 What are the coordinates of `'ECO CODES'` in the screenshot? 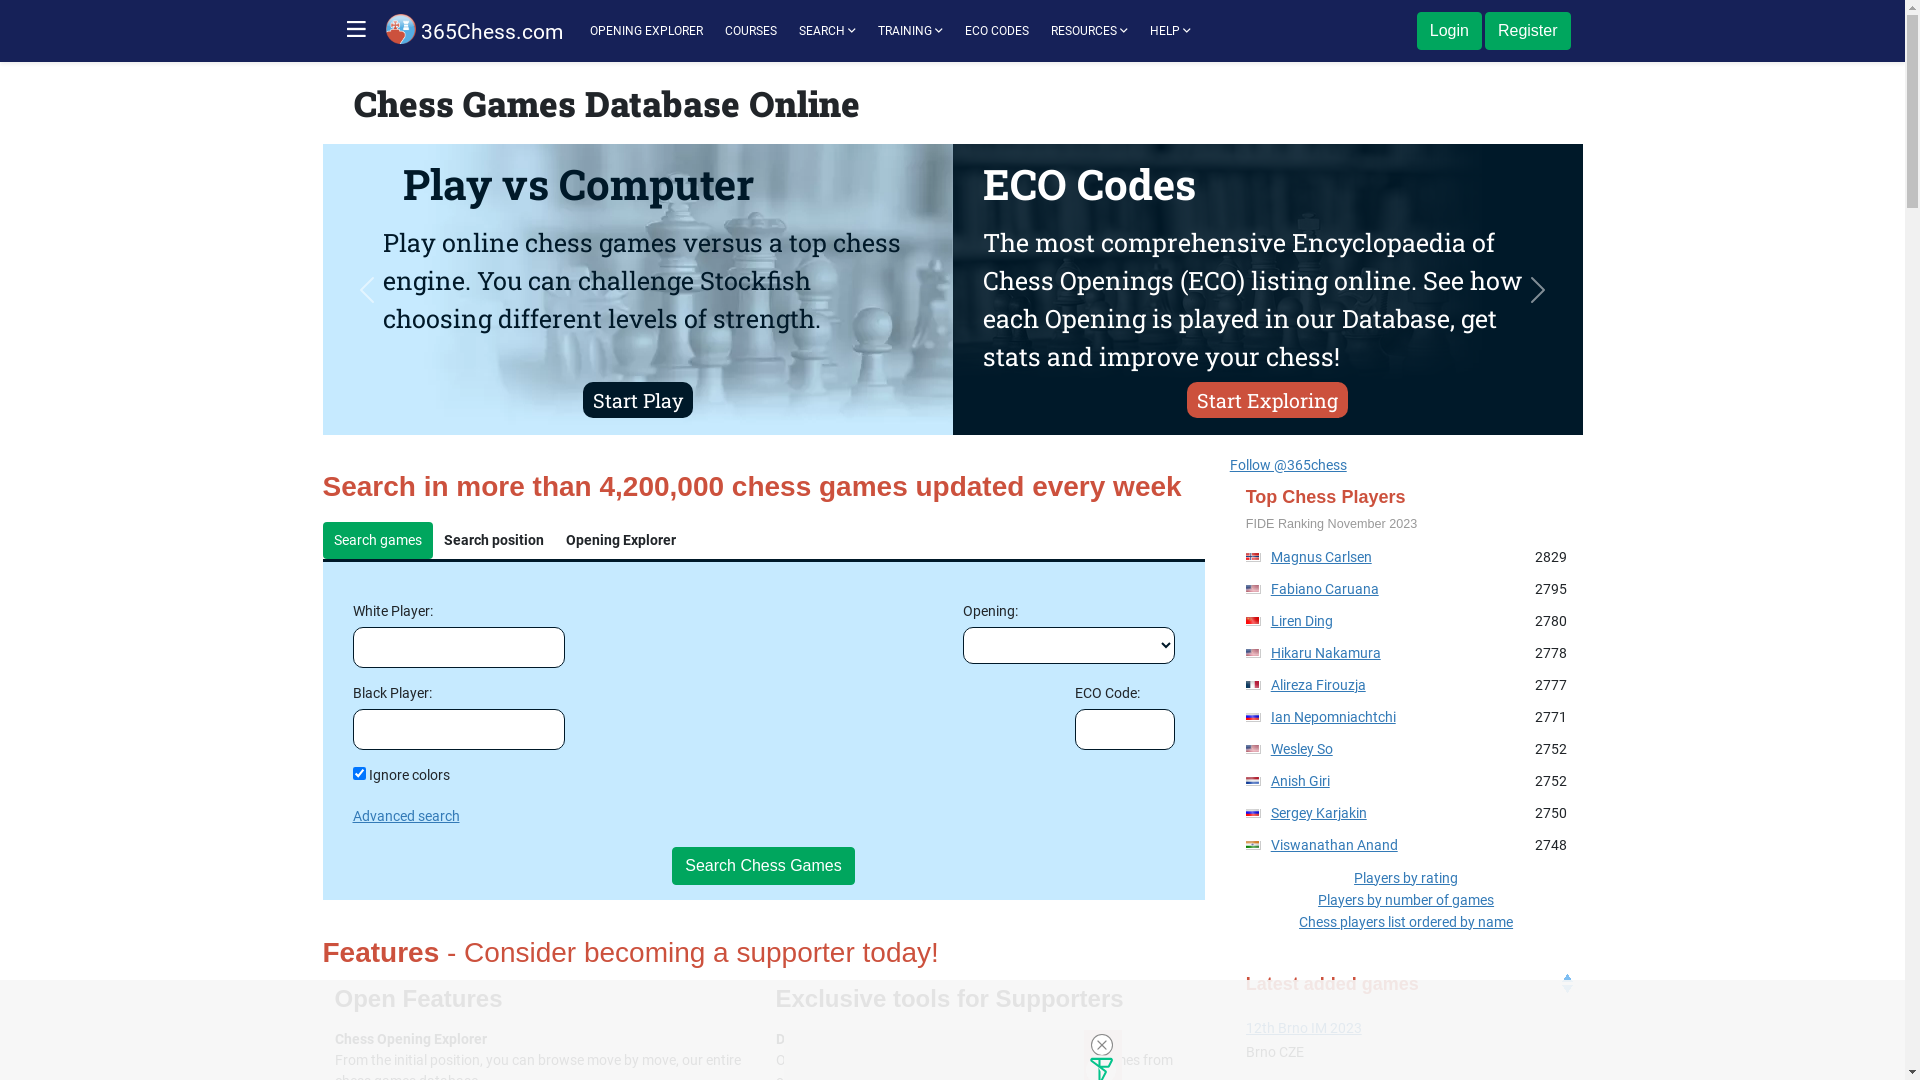 It's located at (954, 30).